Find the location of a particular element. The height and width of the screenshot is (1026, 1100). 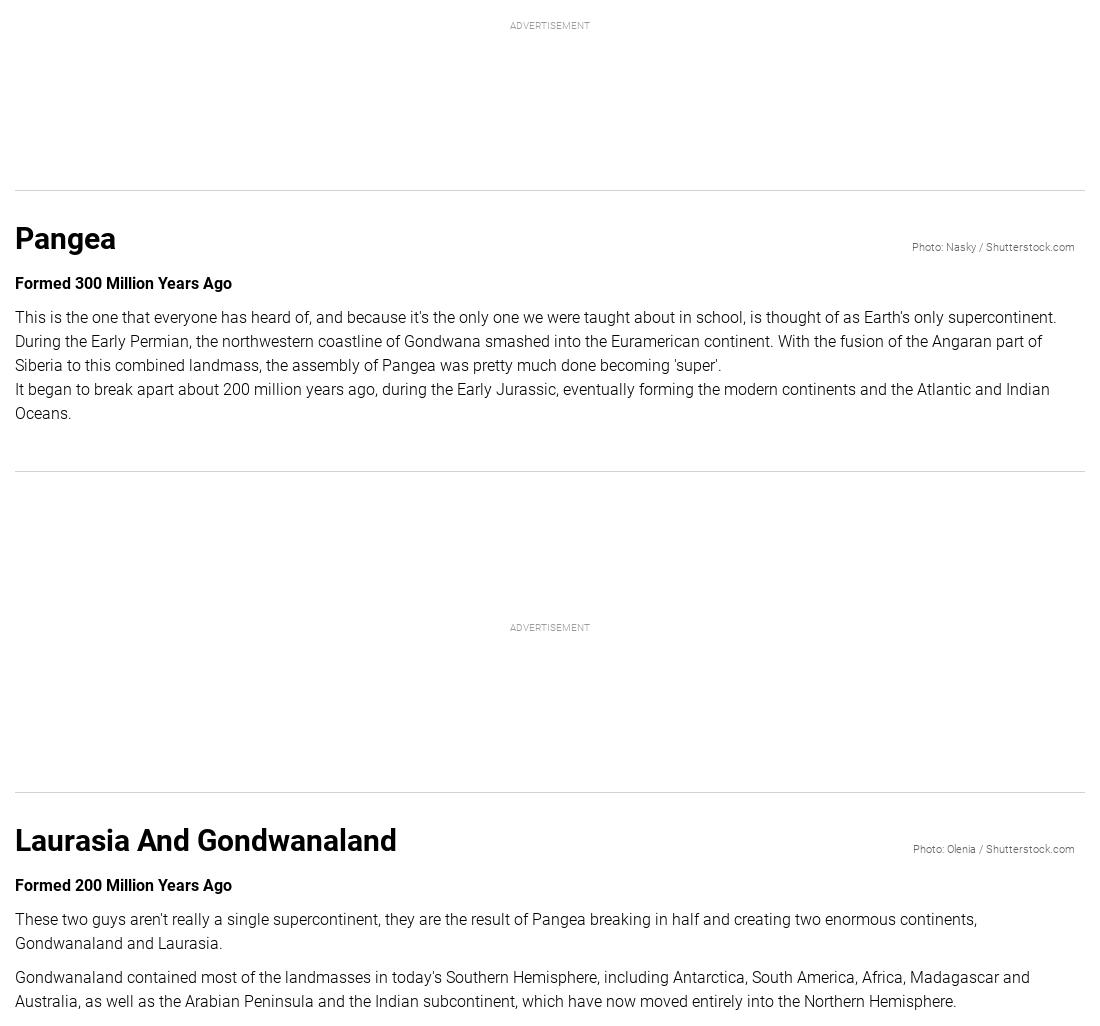

'Pangea' is located at coordinates (64, 237).